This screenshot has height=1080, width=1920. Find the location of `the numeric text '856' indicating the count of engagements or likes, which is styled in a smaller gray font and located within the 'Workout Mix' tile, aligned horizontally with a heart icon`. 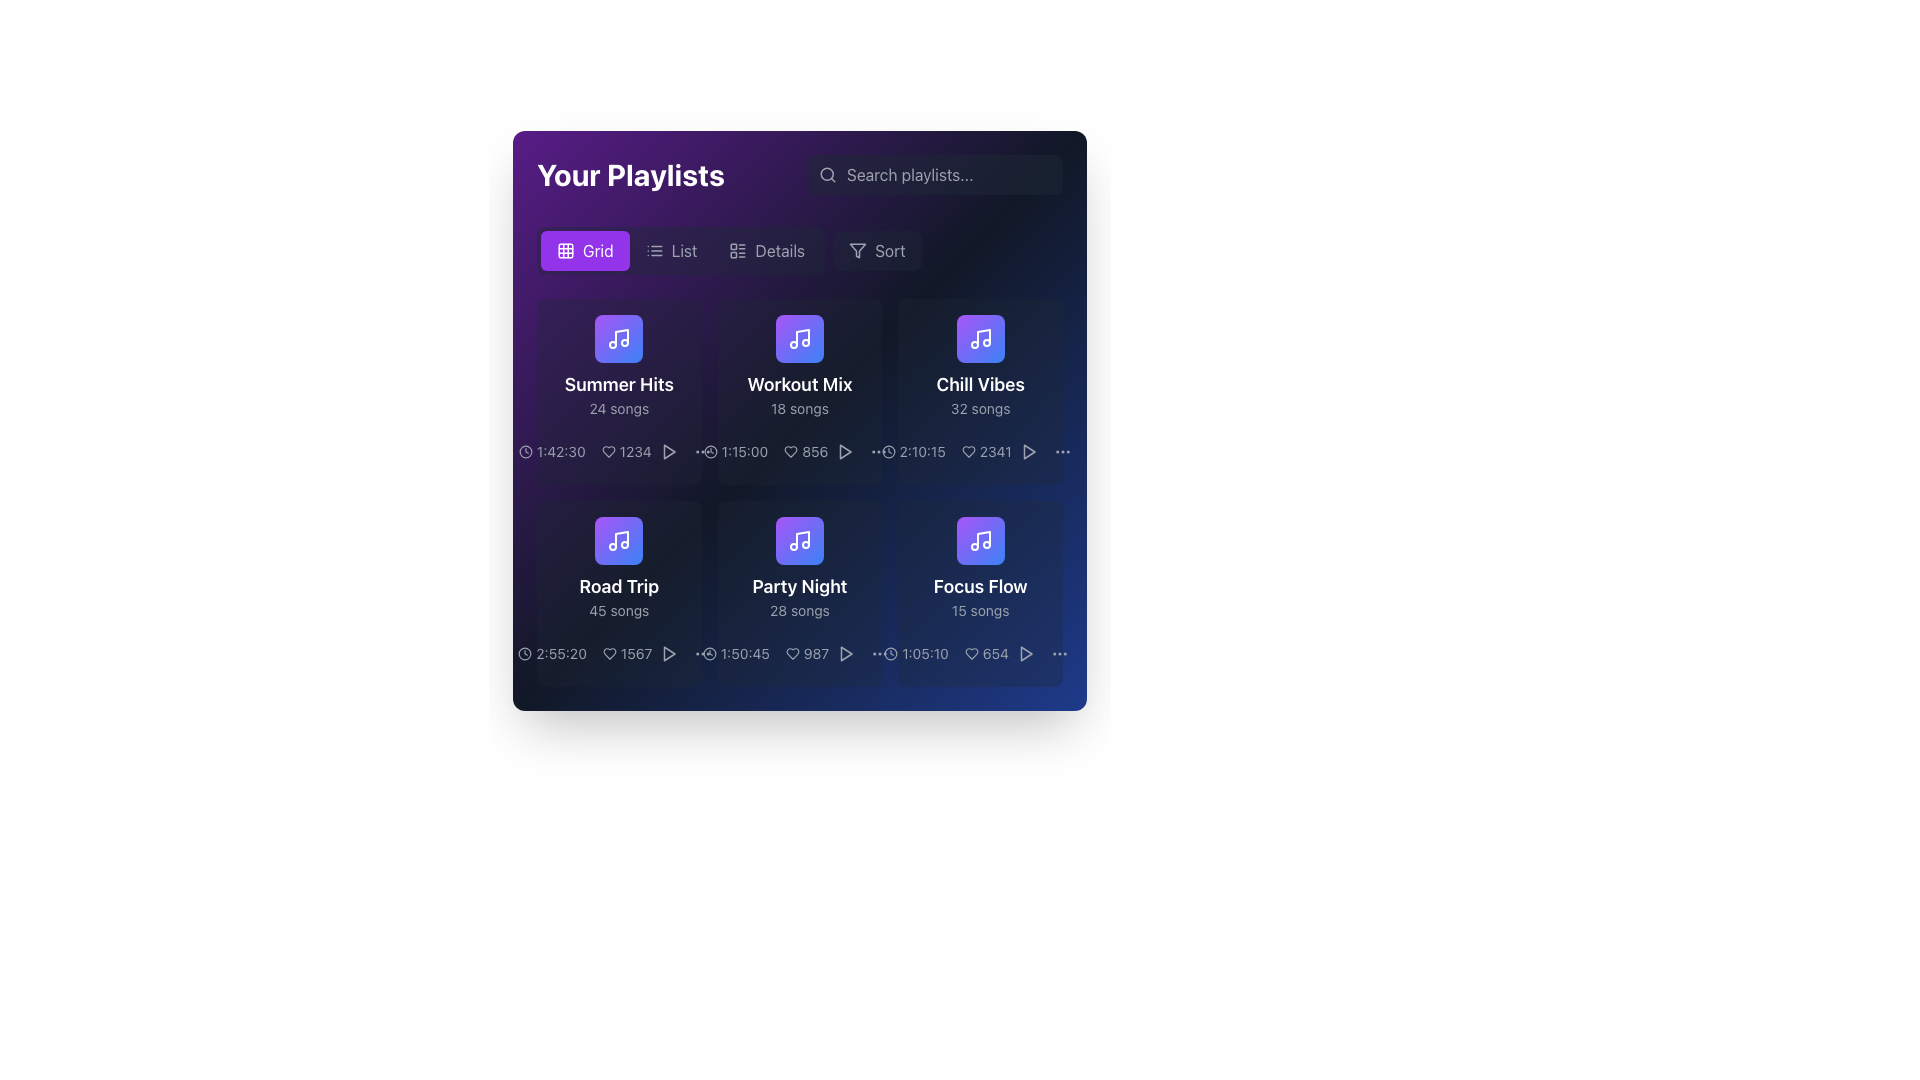

the numeric text '856' indicating the count of engagements or likes, which is styled in a smaller gray font and located within the 'Workout Mix' tile, aligned horizontally with a heart icon is located at coordinates (806, 451).